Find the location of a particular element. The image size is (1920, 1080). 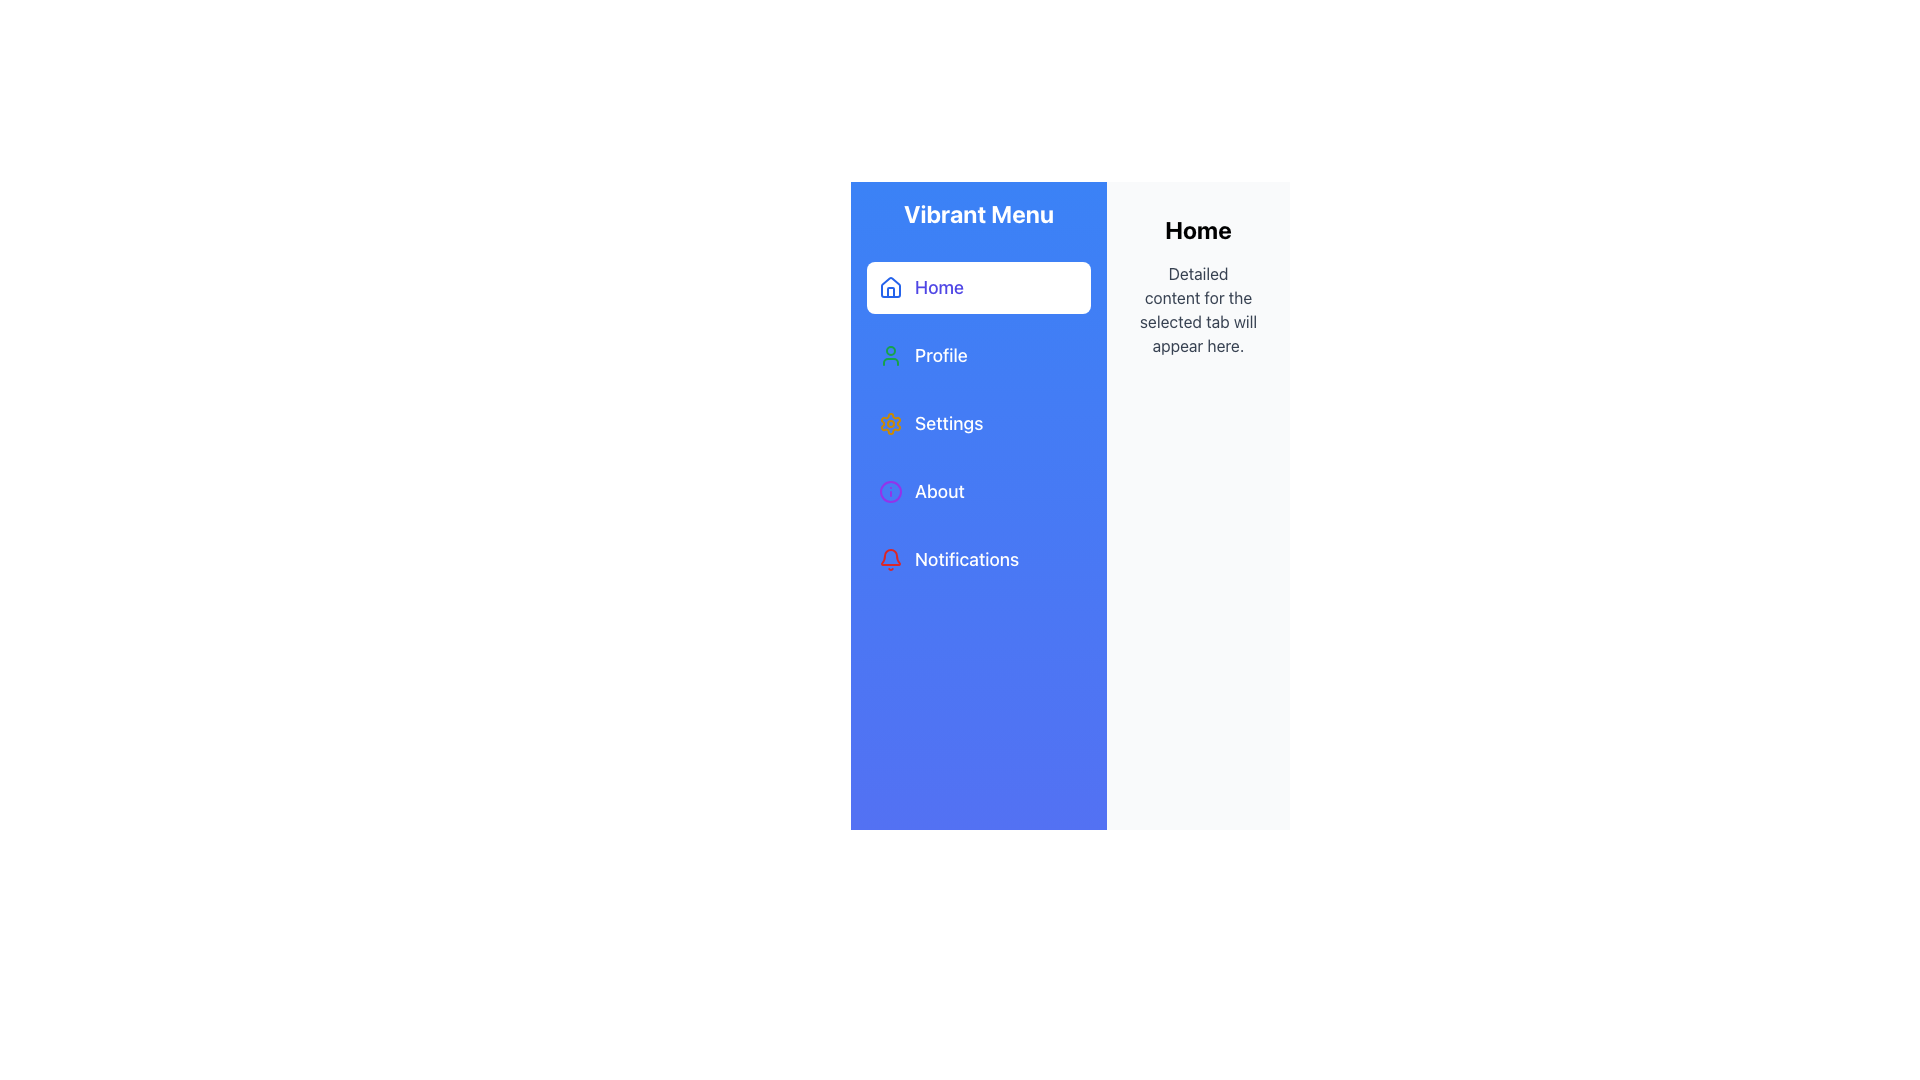

the 'Settings' button in the vertical navigation menu, which is the third item below 'Profile' and above 'About' is located at coordinates (979, 423).